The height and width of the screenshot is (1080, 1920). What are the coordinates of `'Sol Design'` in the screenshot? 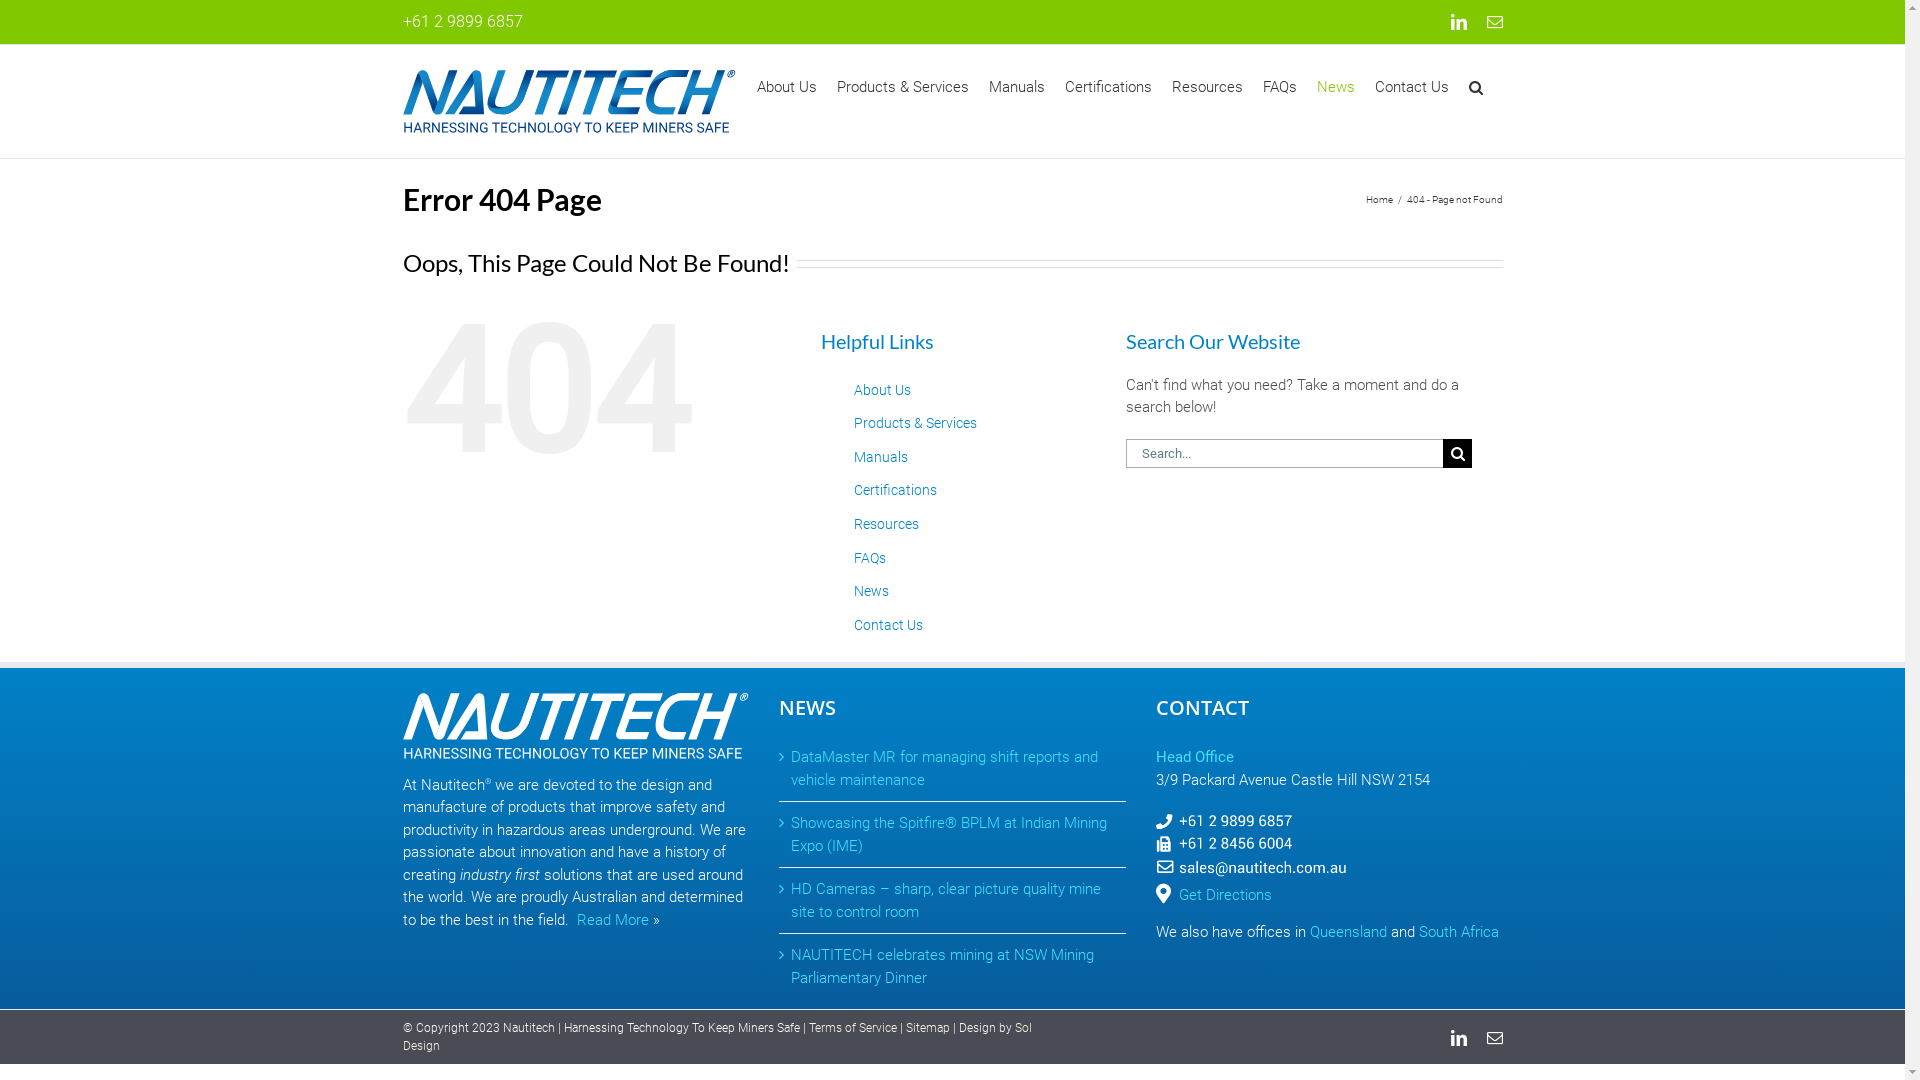 It's located at (716, 1036).